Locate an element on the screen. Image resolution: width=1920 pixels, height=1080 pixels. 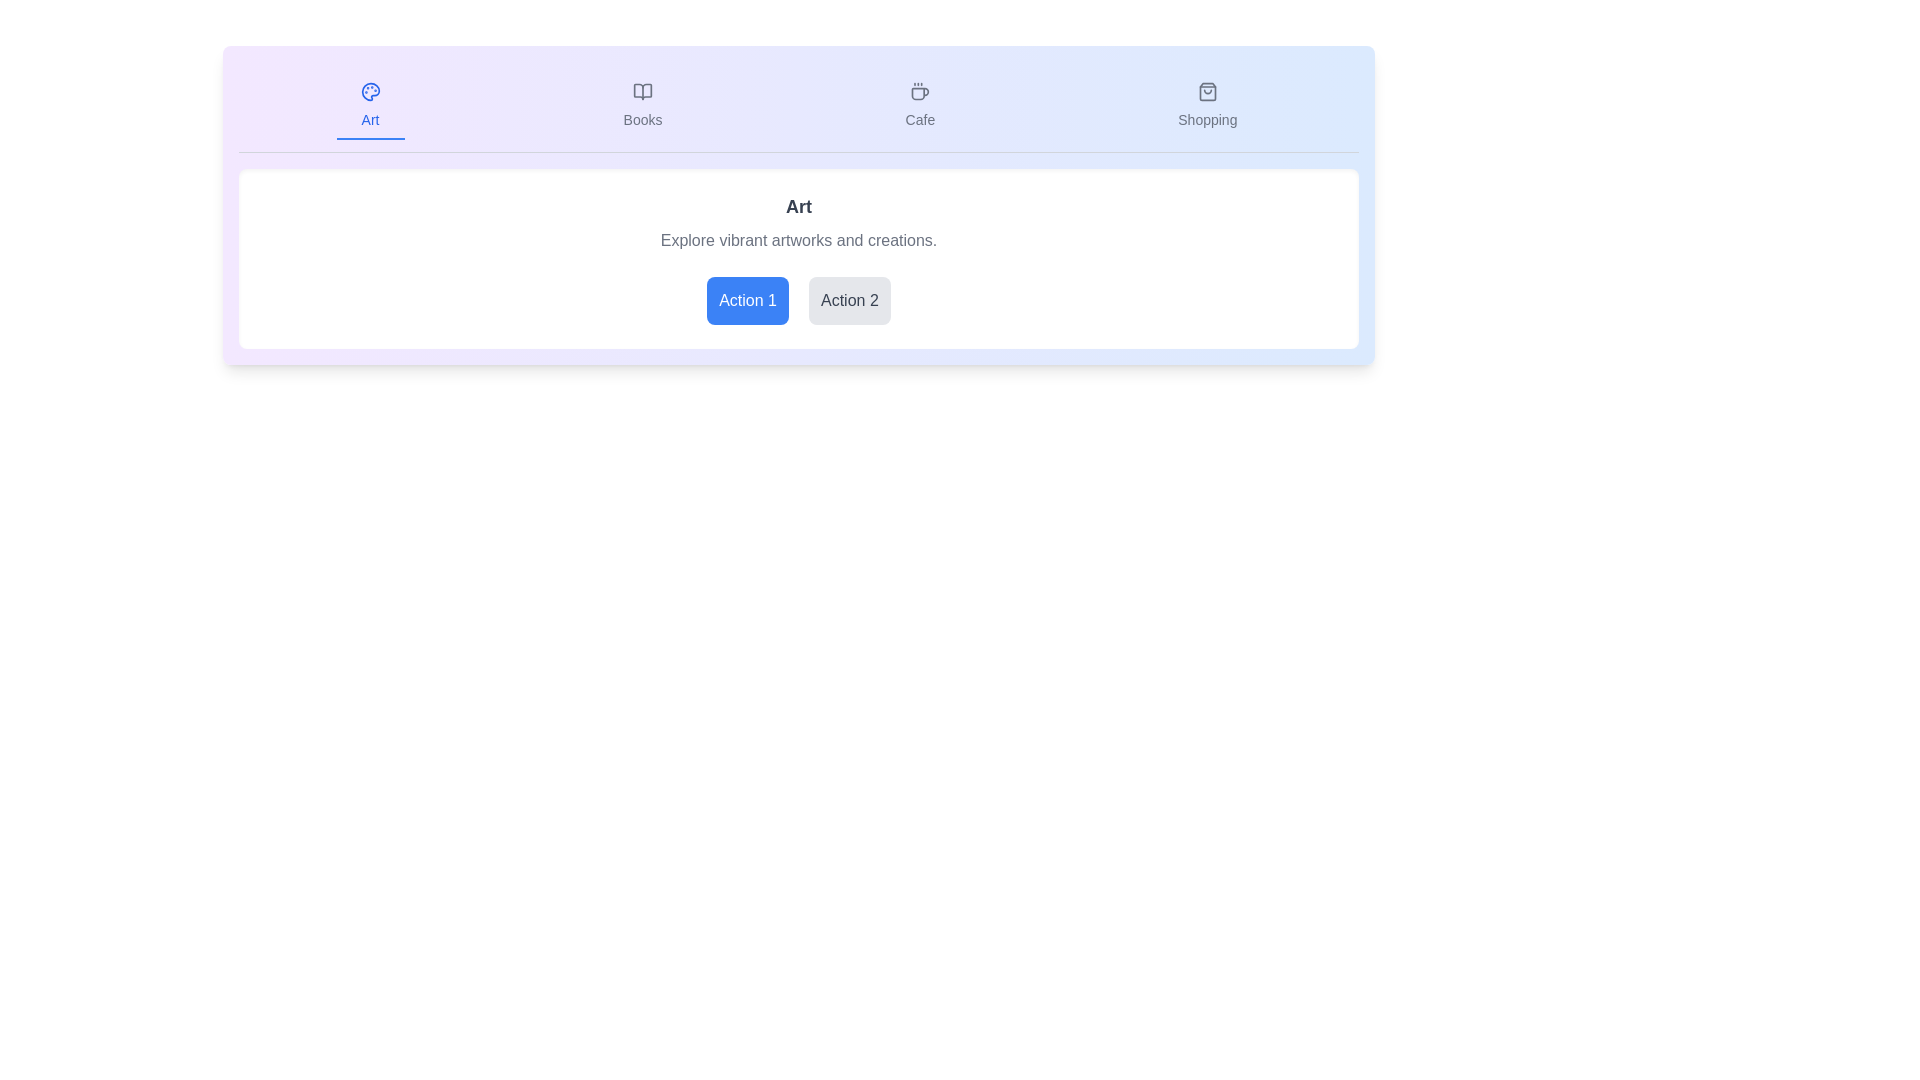
the tab labeled Books is located at coordinates (643, 107).